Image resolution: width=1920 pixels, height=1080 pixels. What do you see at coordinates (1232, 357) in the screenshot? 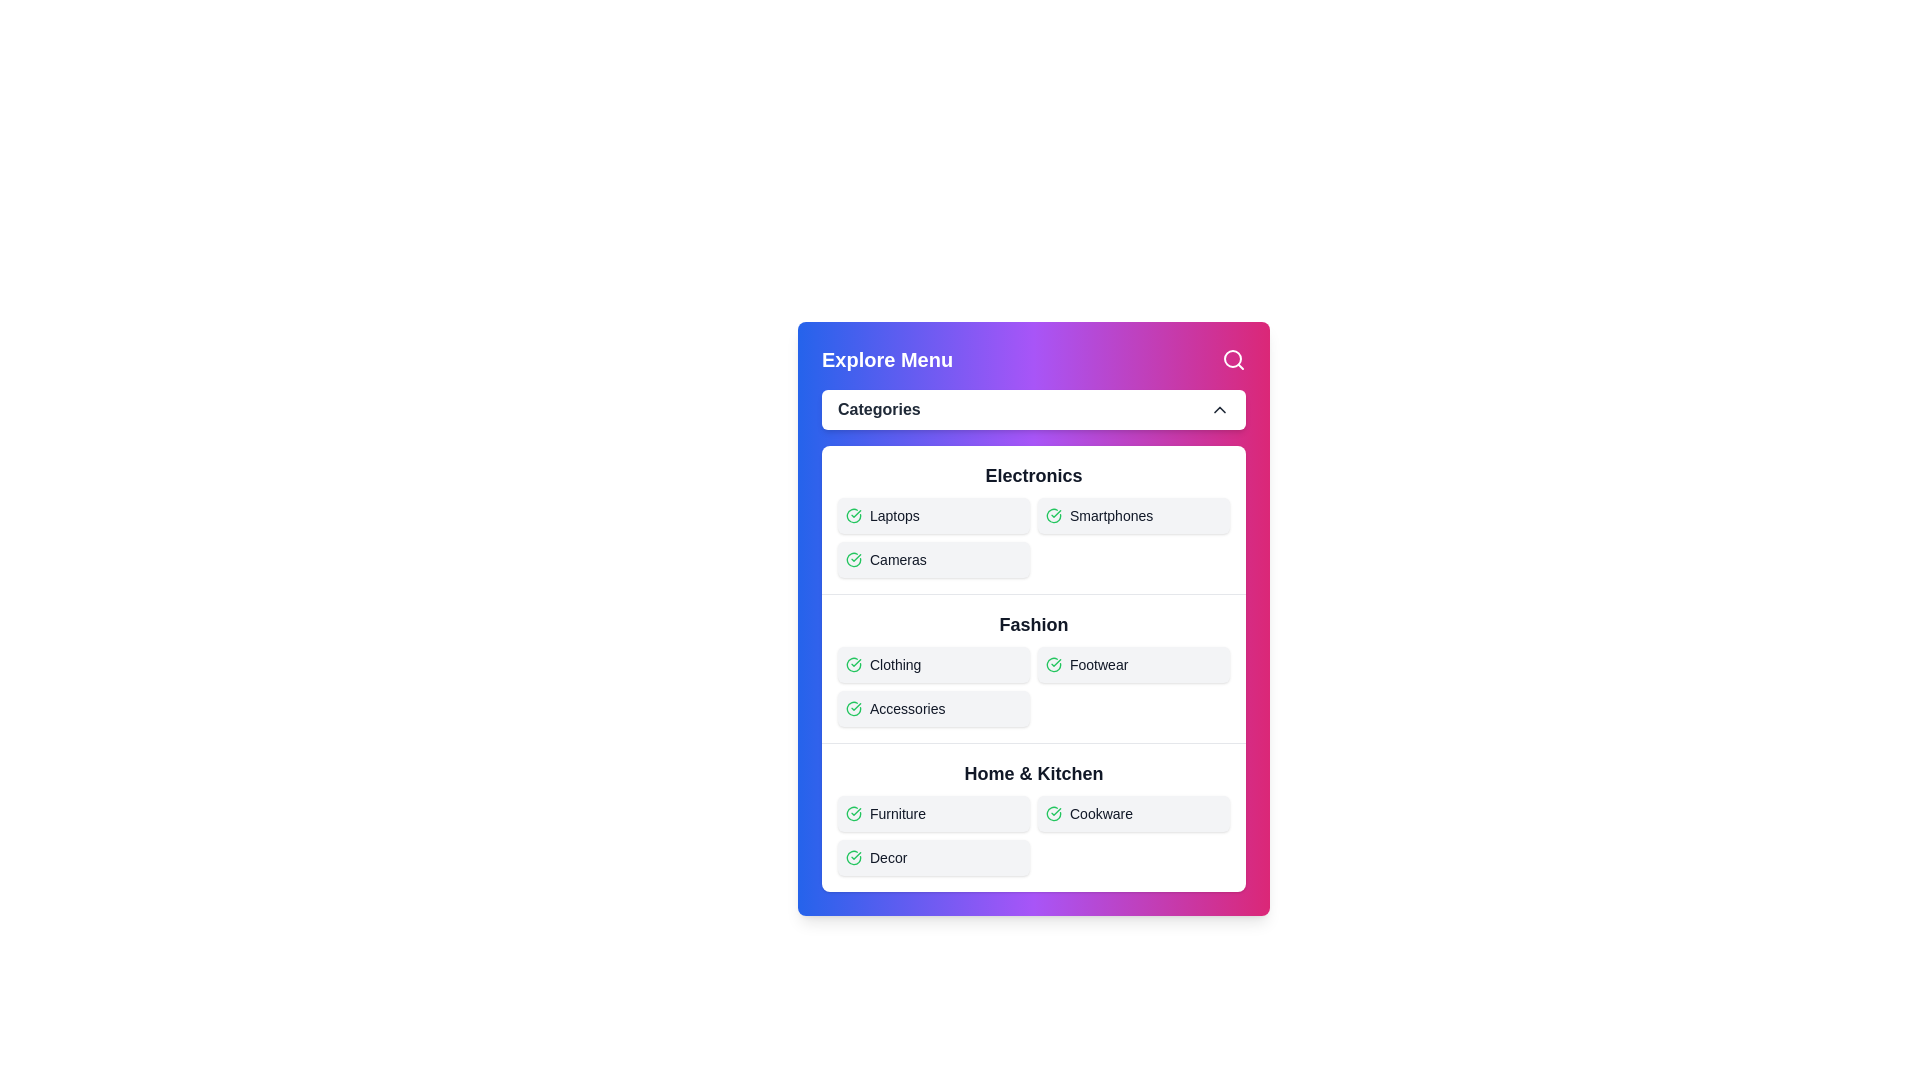
I see `the SVG circle element that visually represents the circular portion of the magnifying glass icon used for search functionality in the top-right corner of the card-like interface panel` at bounding box center [1232, 357].